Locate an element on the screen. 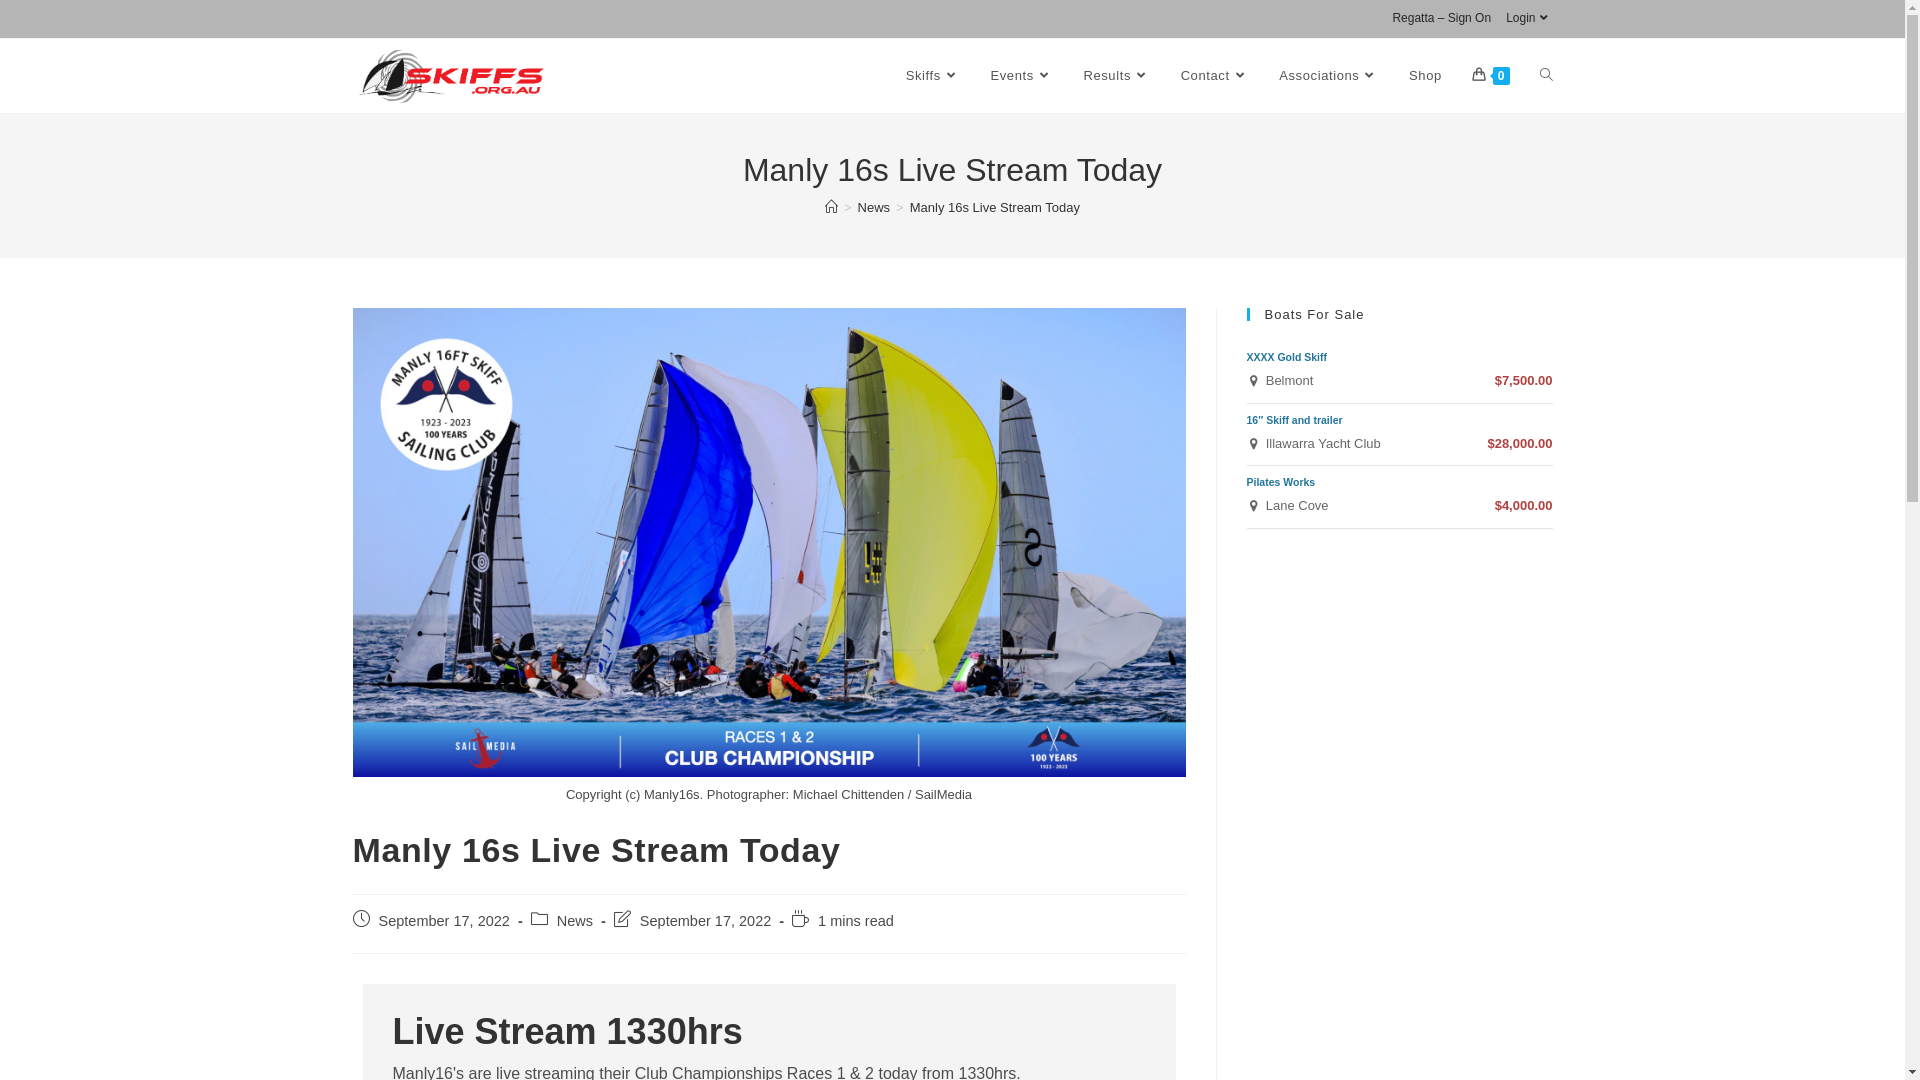 This screenshot has height=1080, width=1920. 'News' is located at coordinates (858, 207).